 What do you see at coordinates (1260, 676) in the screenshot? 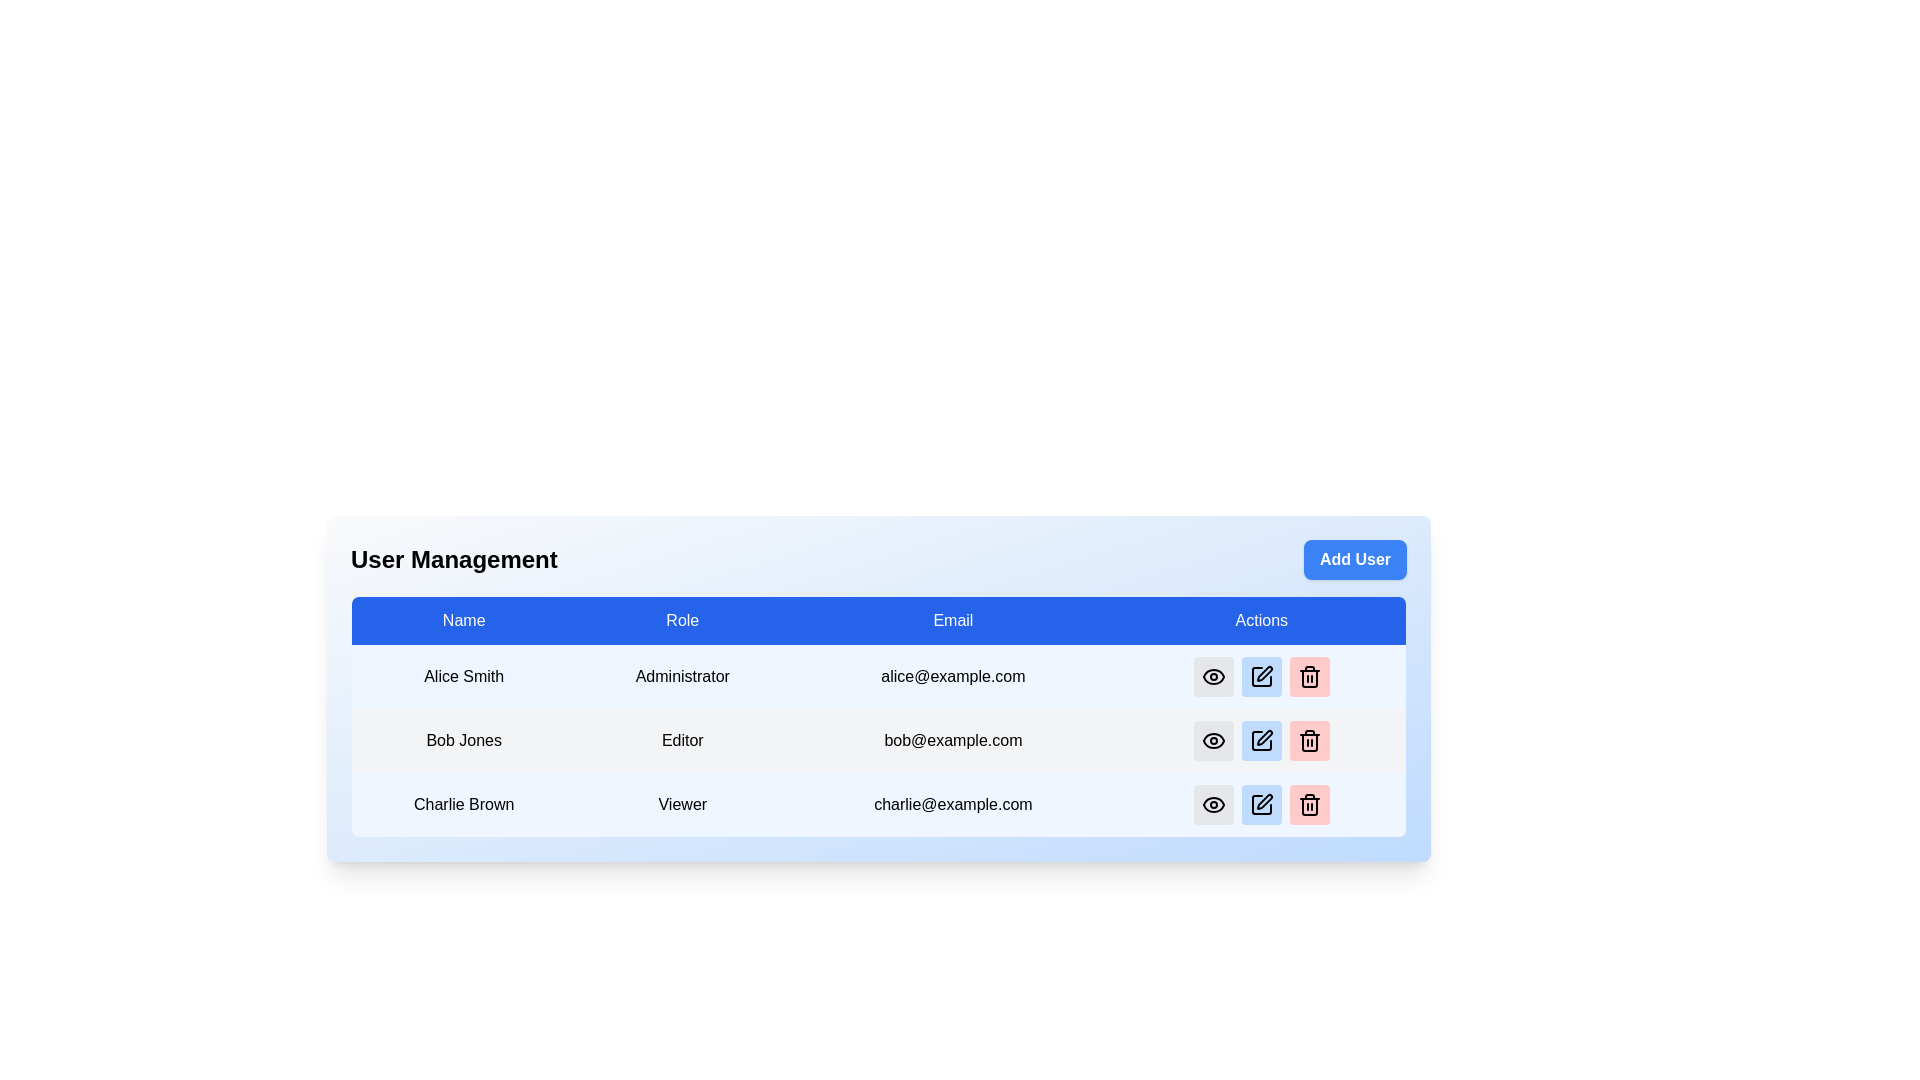
I see `the edit button with a pen icon, which is the second button in the 'Actions' column of the first row` at bounding box center [1260, 676].